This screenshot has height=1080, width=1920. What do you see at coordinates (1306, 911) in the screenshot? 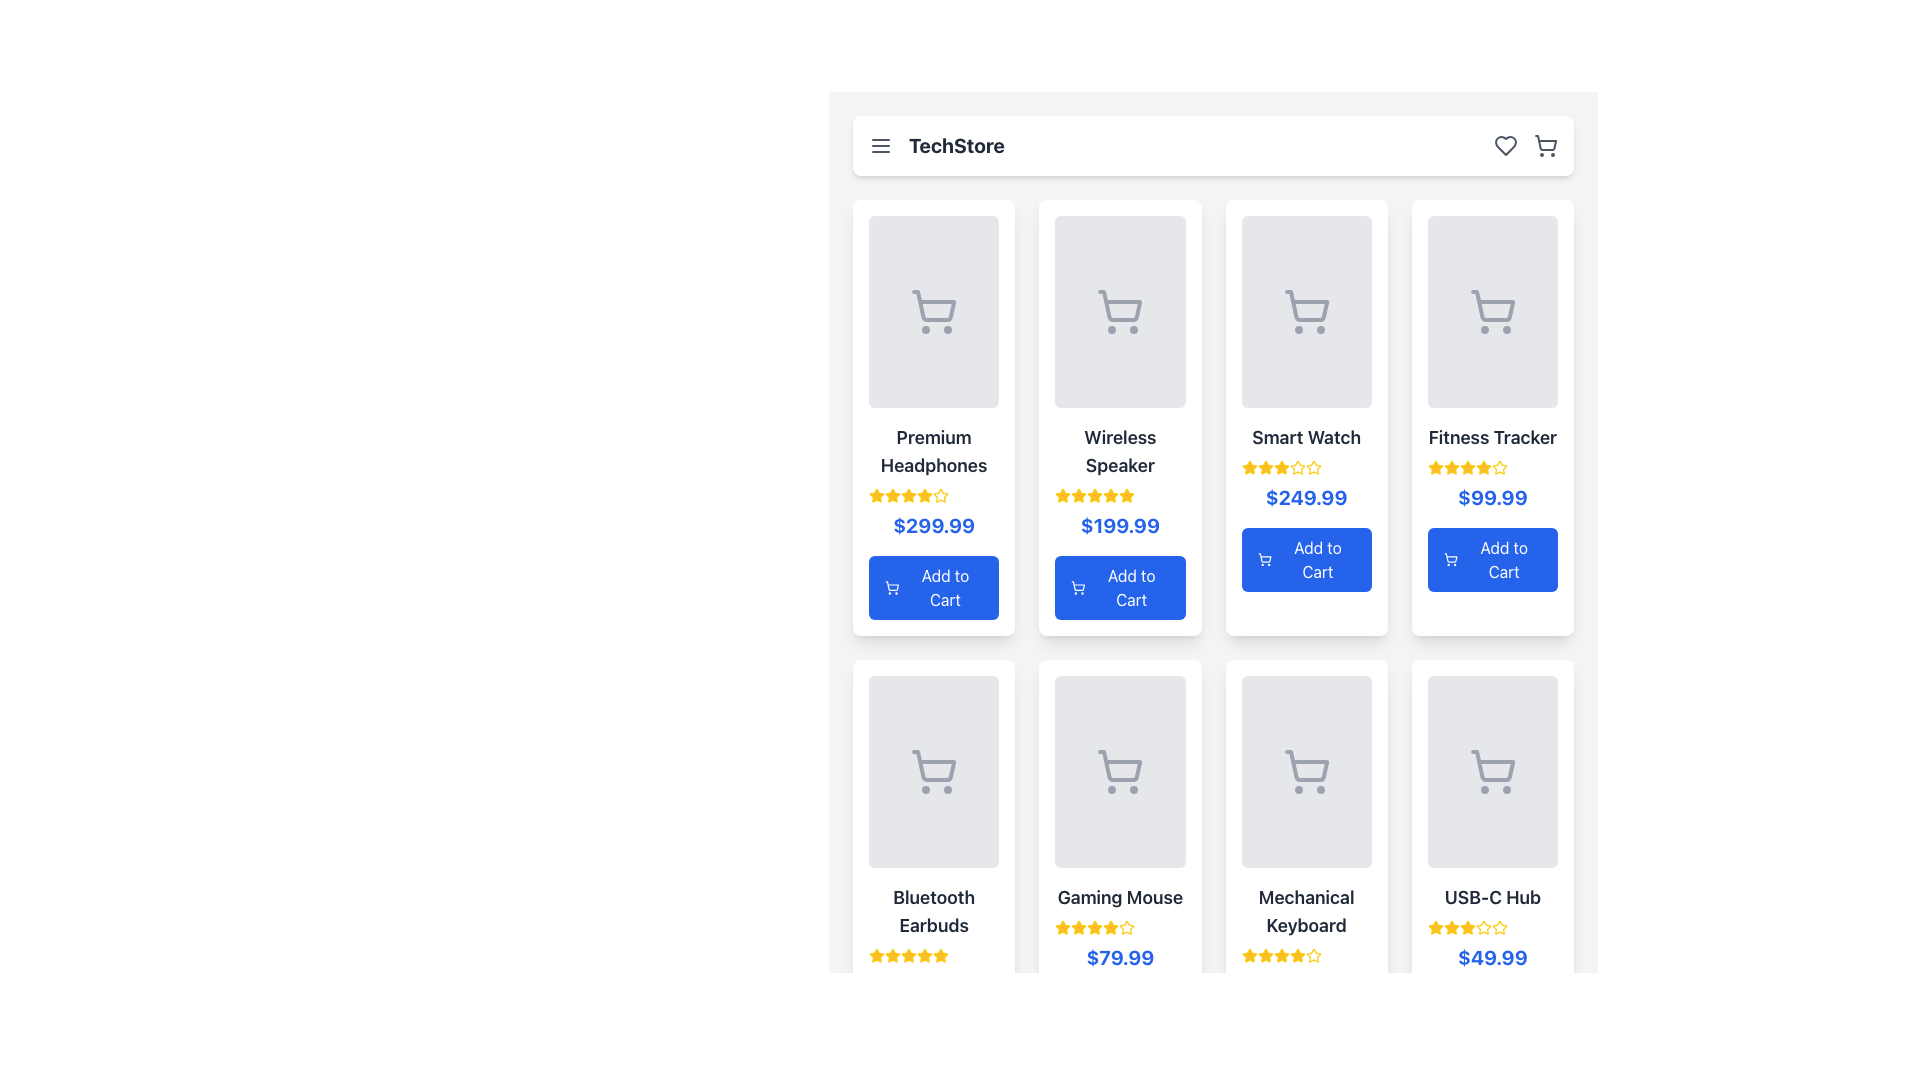
I see `the bold, dark-gray text that spells out 'Mechanical Keyboard', which is positioned centrally in the fourth column of the second row in a grid-style product layout, below an image and above the product price and rating` at bounding box center [1306, 911].